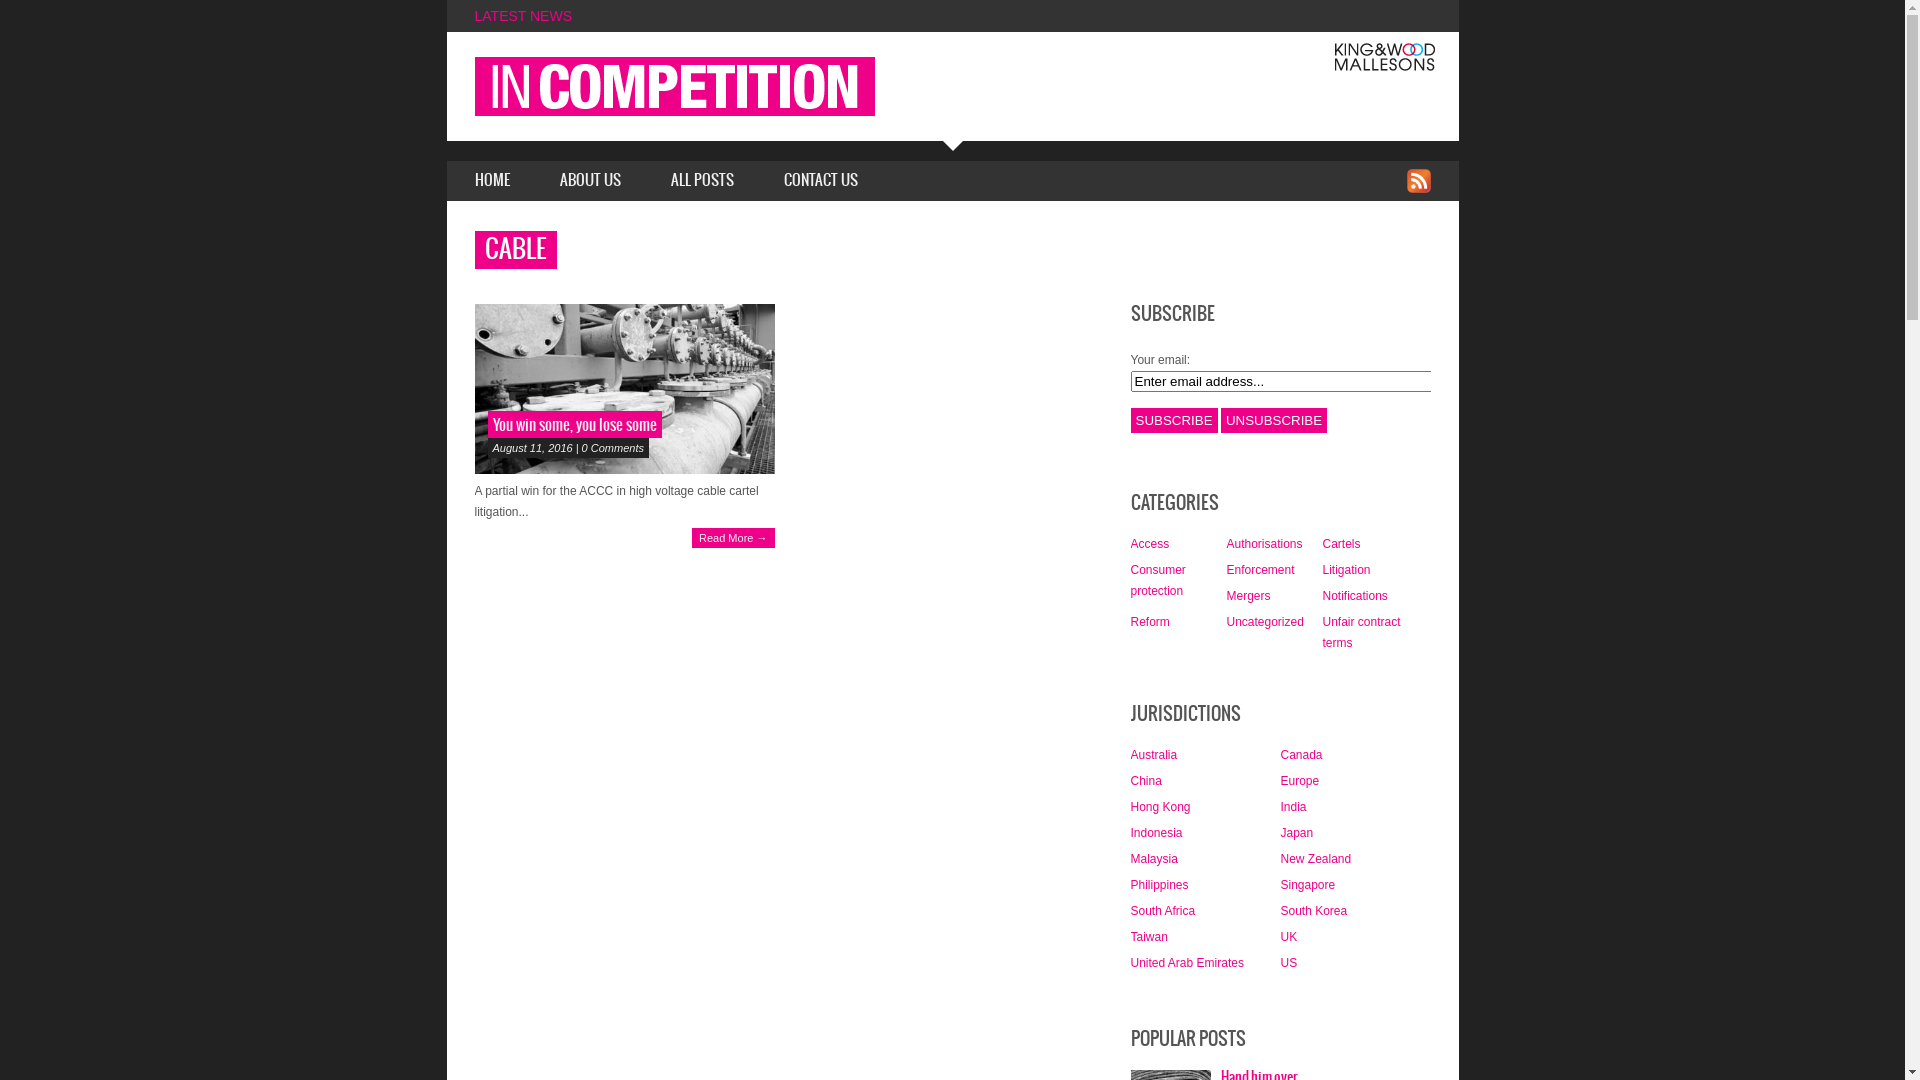 This screenshot has width=1920, height=1080. Describe the element at coordinates (1300, 755) in the screenshot. I see `'Canada'` at that location.